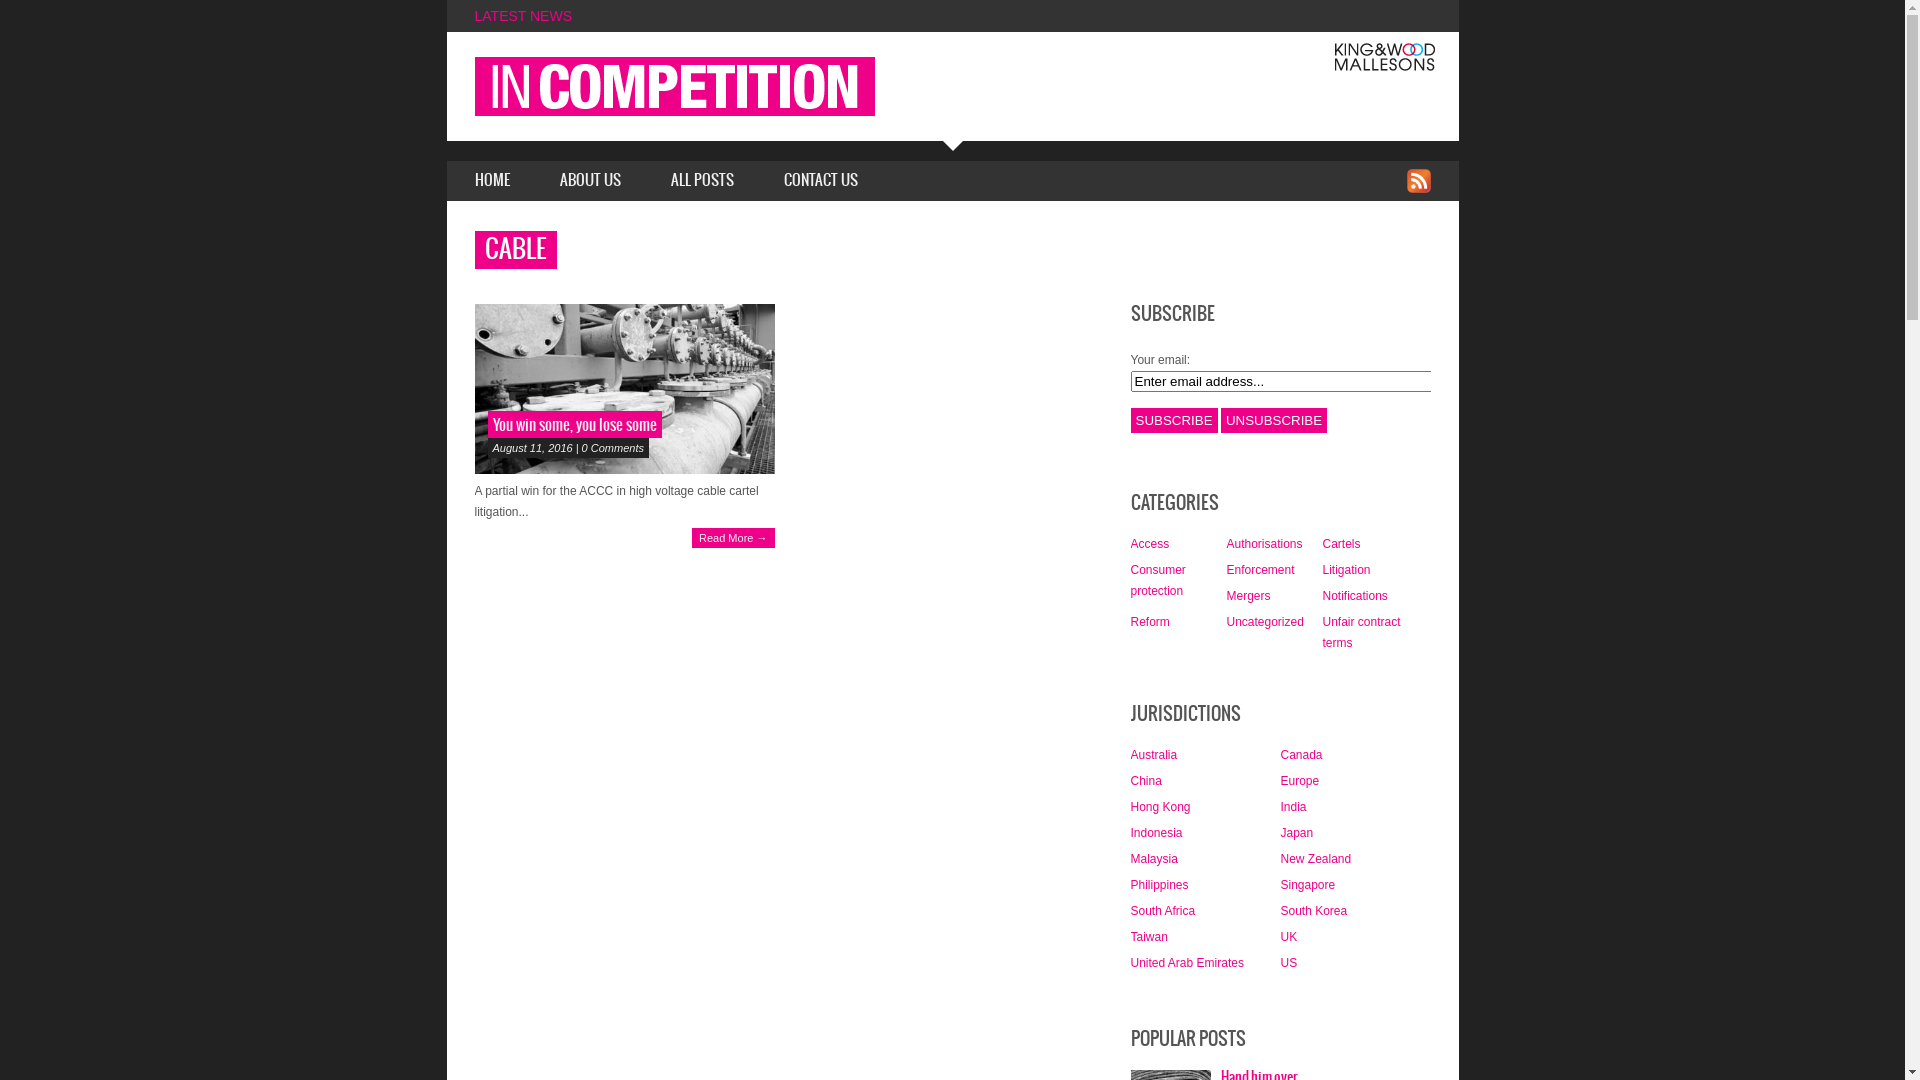 This screenshot has width=1920, height=1080. Describe the element at coordinates (1300, 755) in the screenshot. I see `'Canada'` at that location.